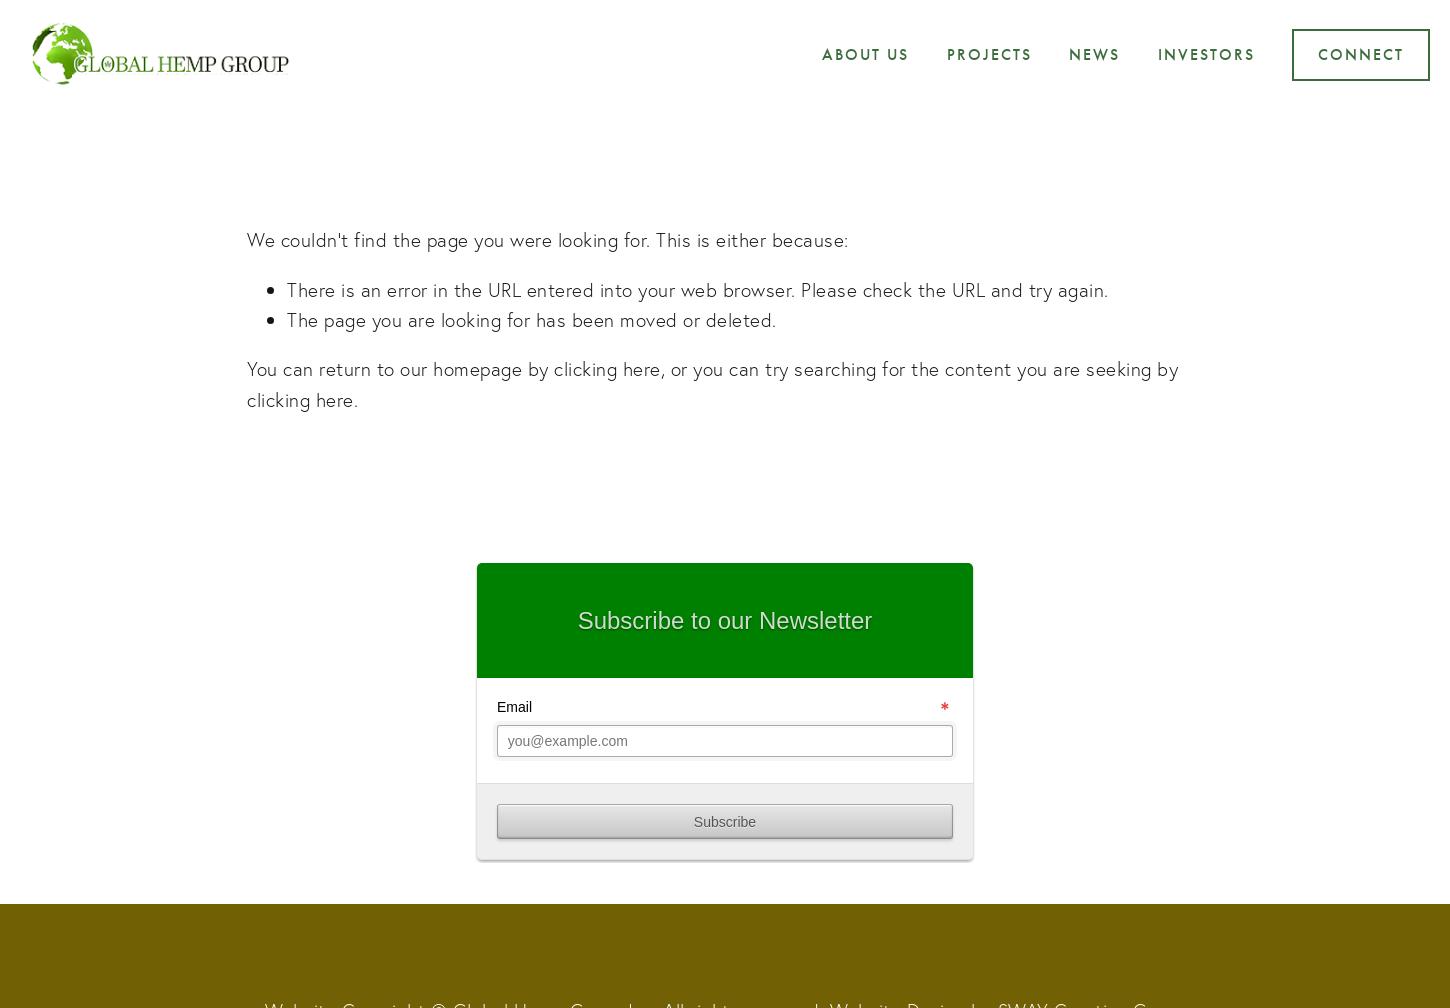 The width and height of the screenshot is (1450, 1008). What do you see at coordinates (399, 368) in the screenshot?
I see `'You can return to our homepage by'` at bounding box center [399, 368].